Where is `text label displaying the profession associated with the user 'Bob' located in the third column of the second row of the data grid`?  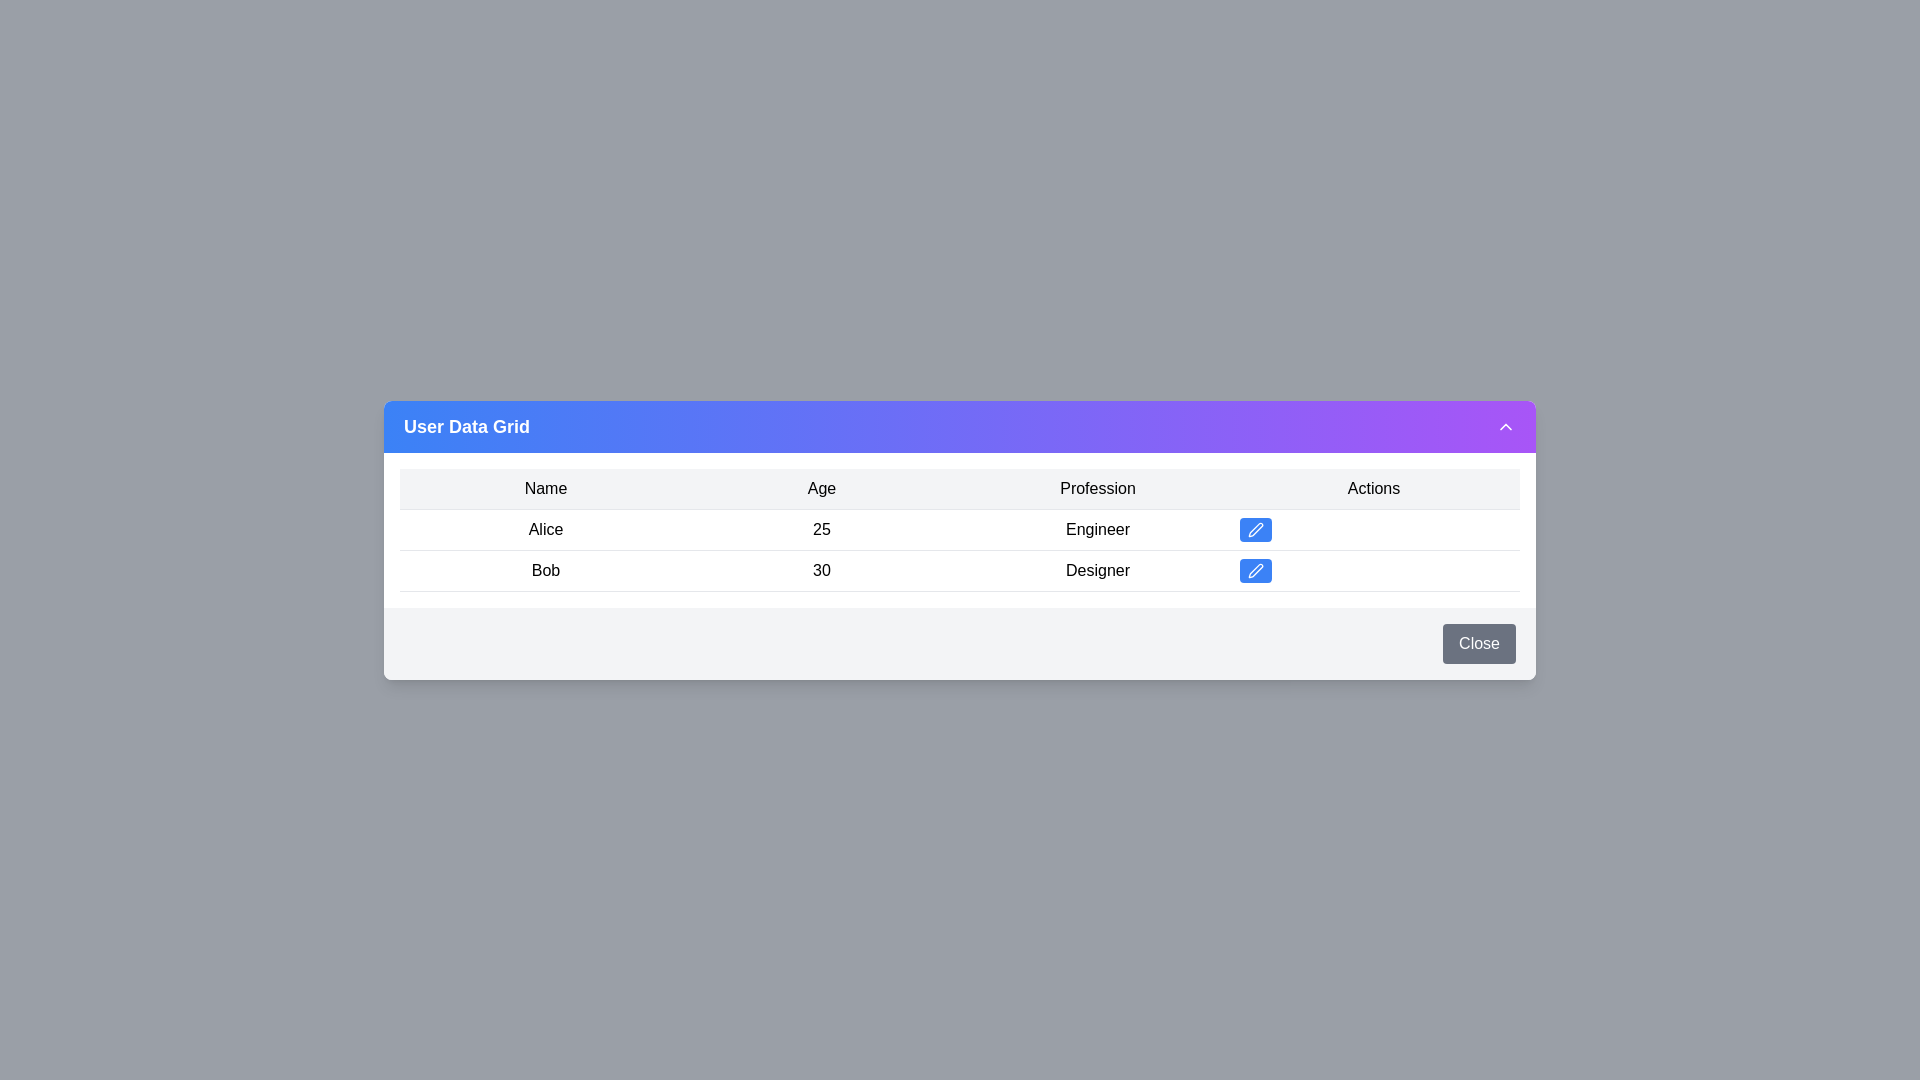 text label displaying the profession associated with the user 'Bob' located in the third column of the second row of the data grid is located at coordinates (1097, 570).